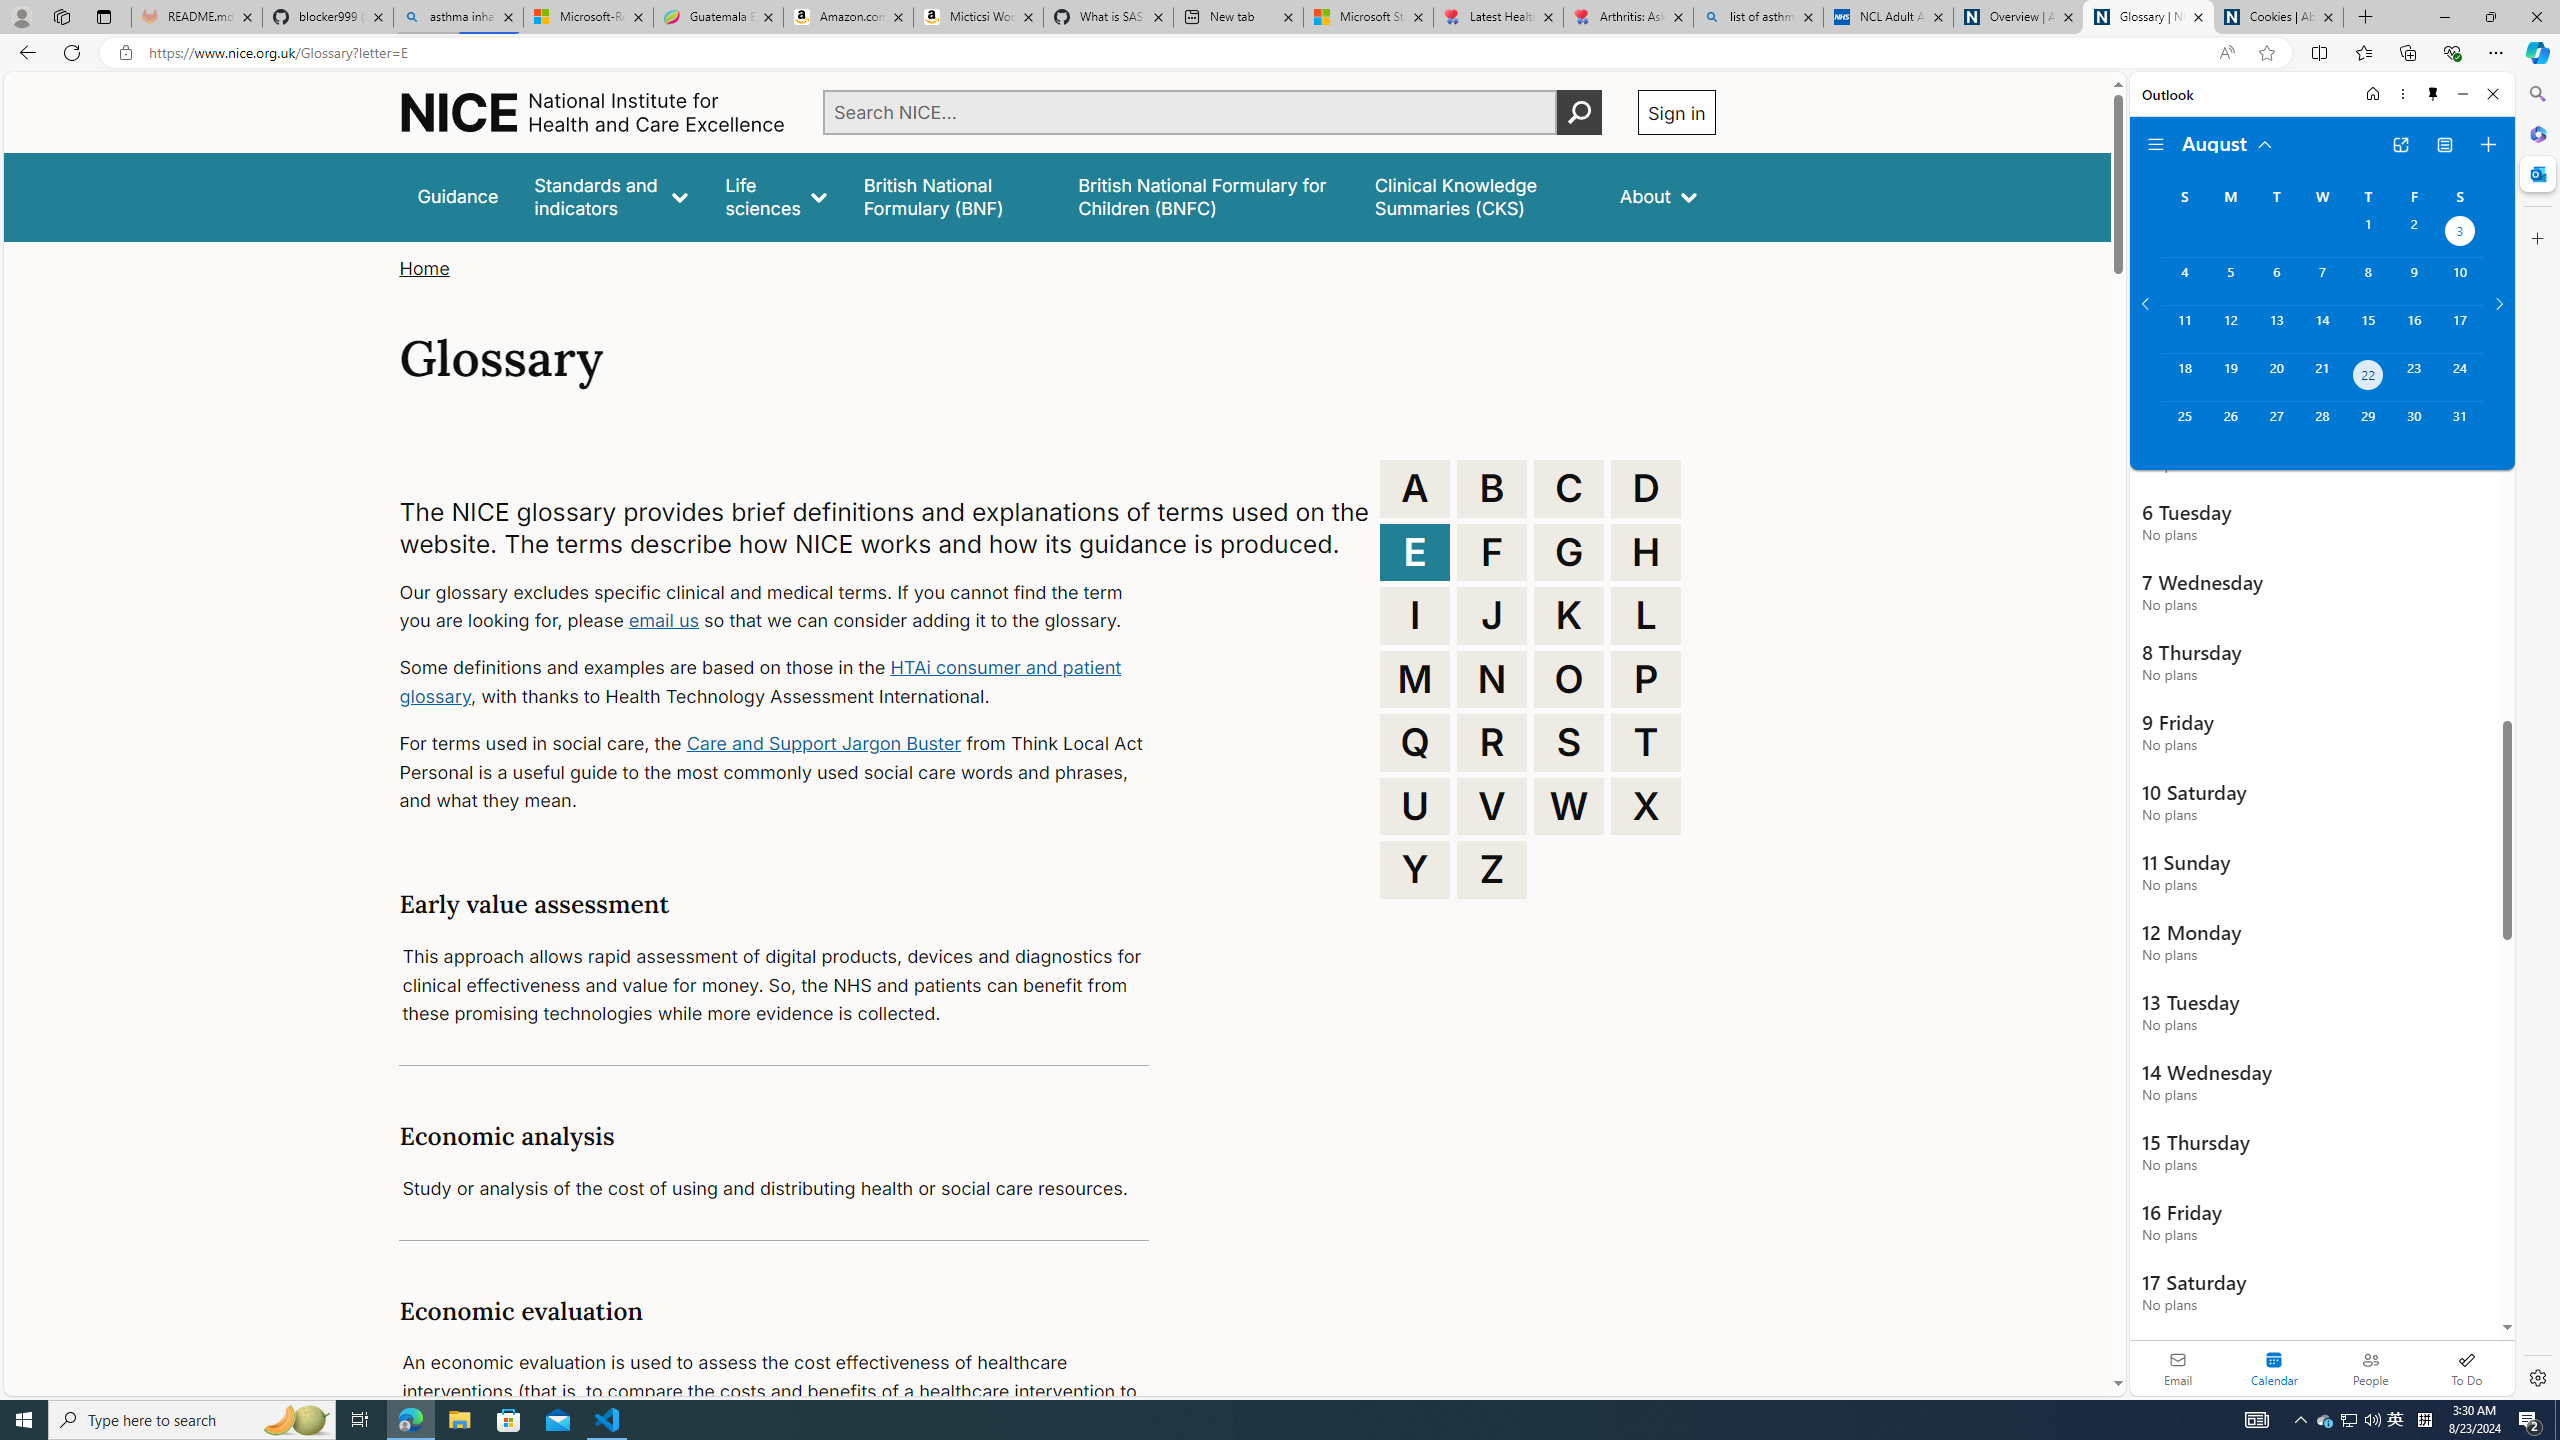 The image size is (2560, 1440). What do you see at coordinates (774, 196) in the screenshot?
I see `'Life sciences'` at bounding box center [774, 196].